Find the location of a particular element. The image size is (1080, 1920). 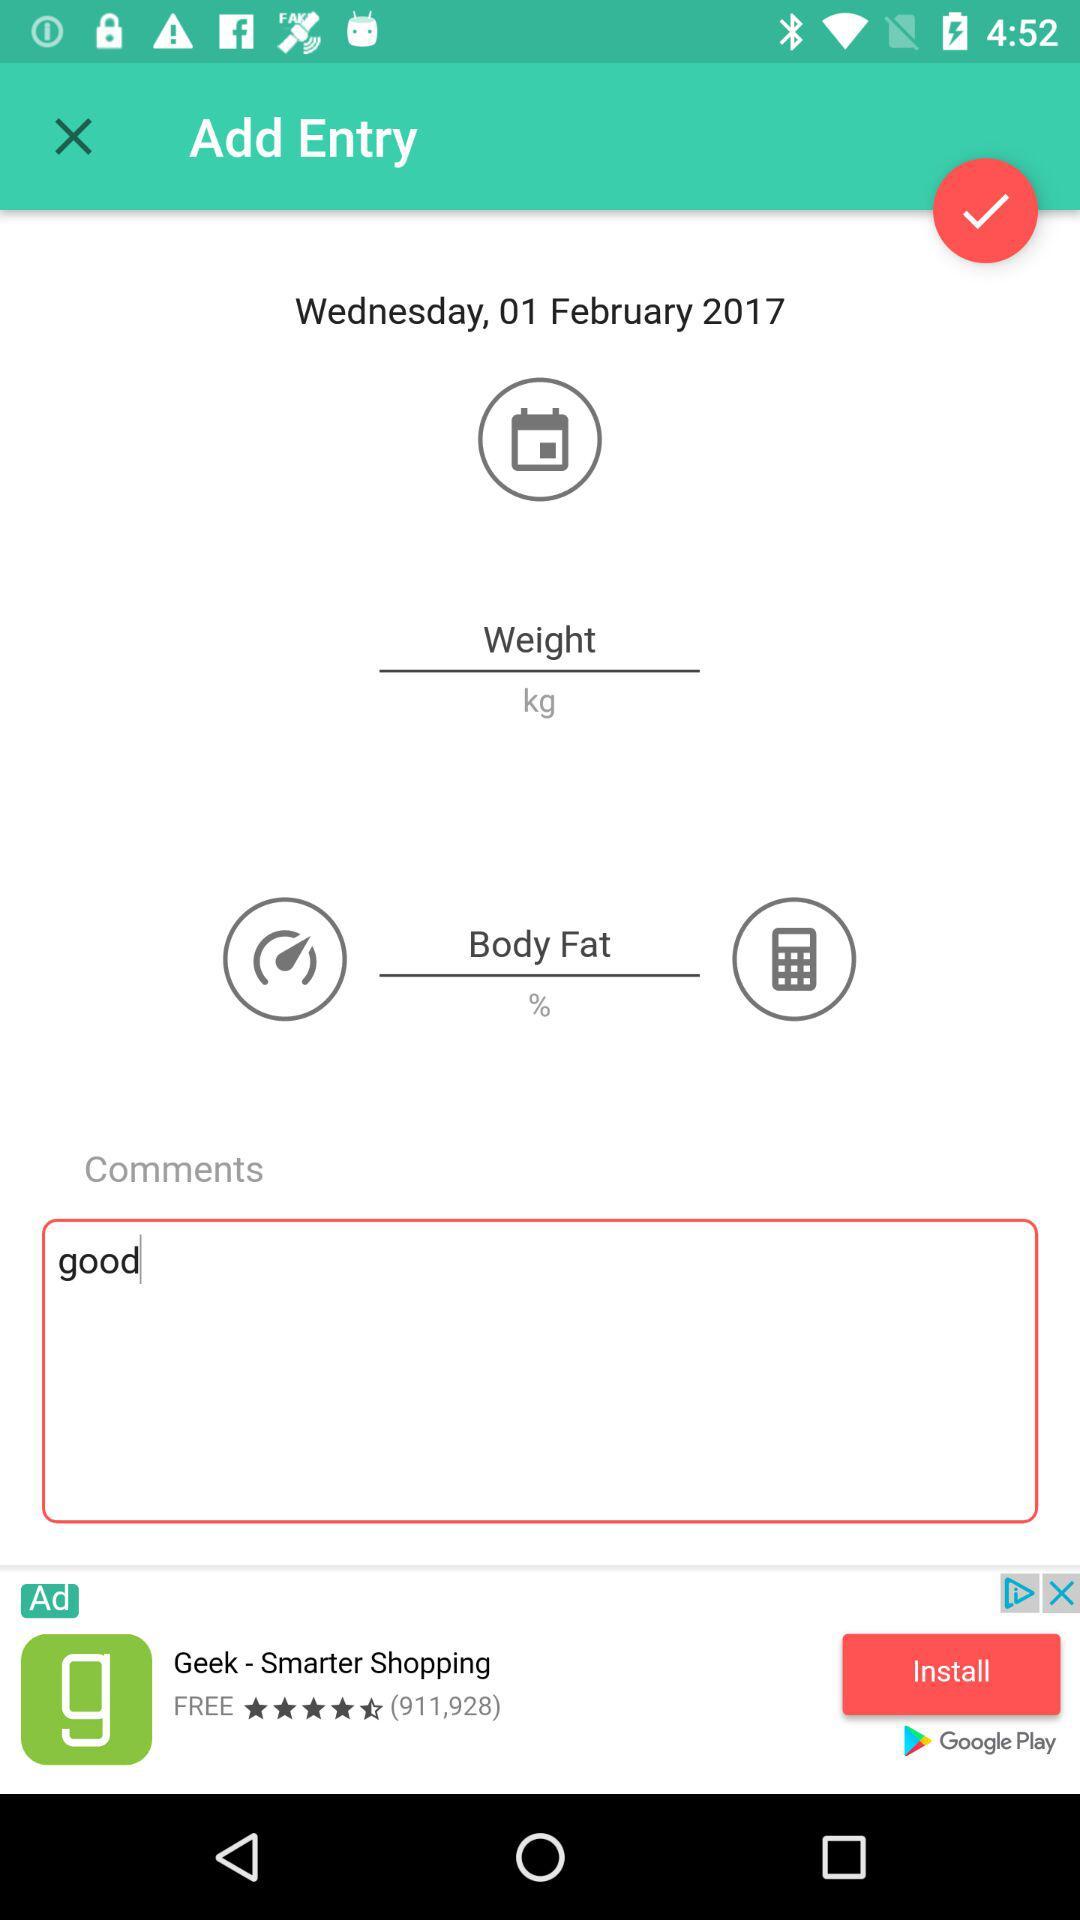

scale option is located at coordinates (285, 958).